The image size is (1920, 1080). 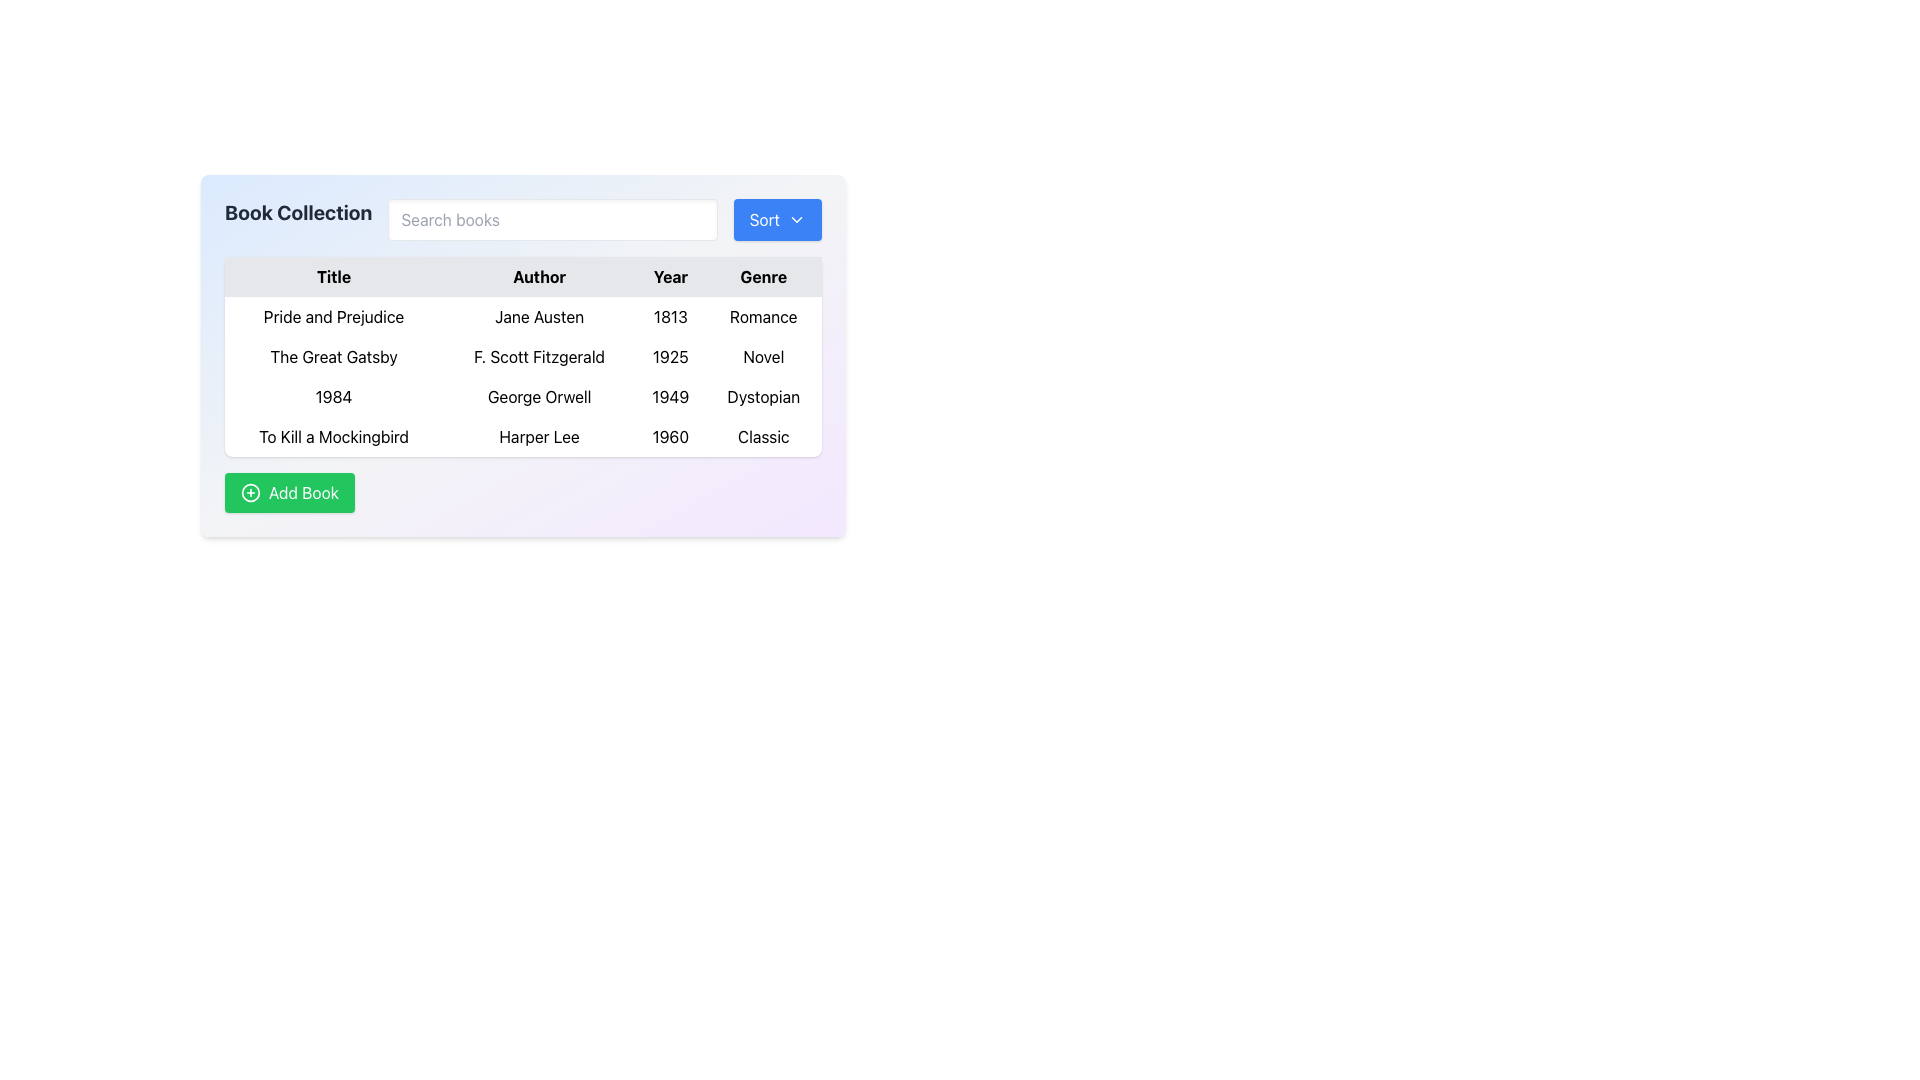 I want to click on the text label displaying 'Pride and Prejudice' in the 'Title' column of the table, so click(x=334, y=315).